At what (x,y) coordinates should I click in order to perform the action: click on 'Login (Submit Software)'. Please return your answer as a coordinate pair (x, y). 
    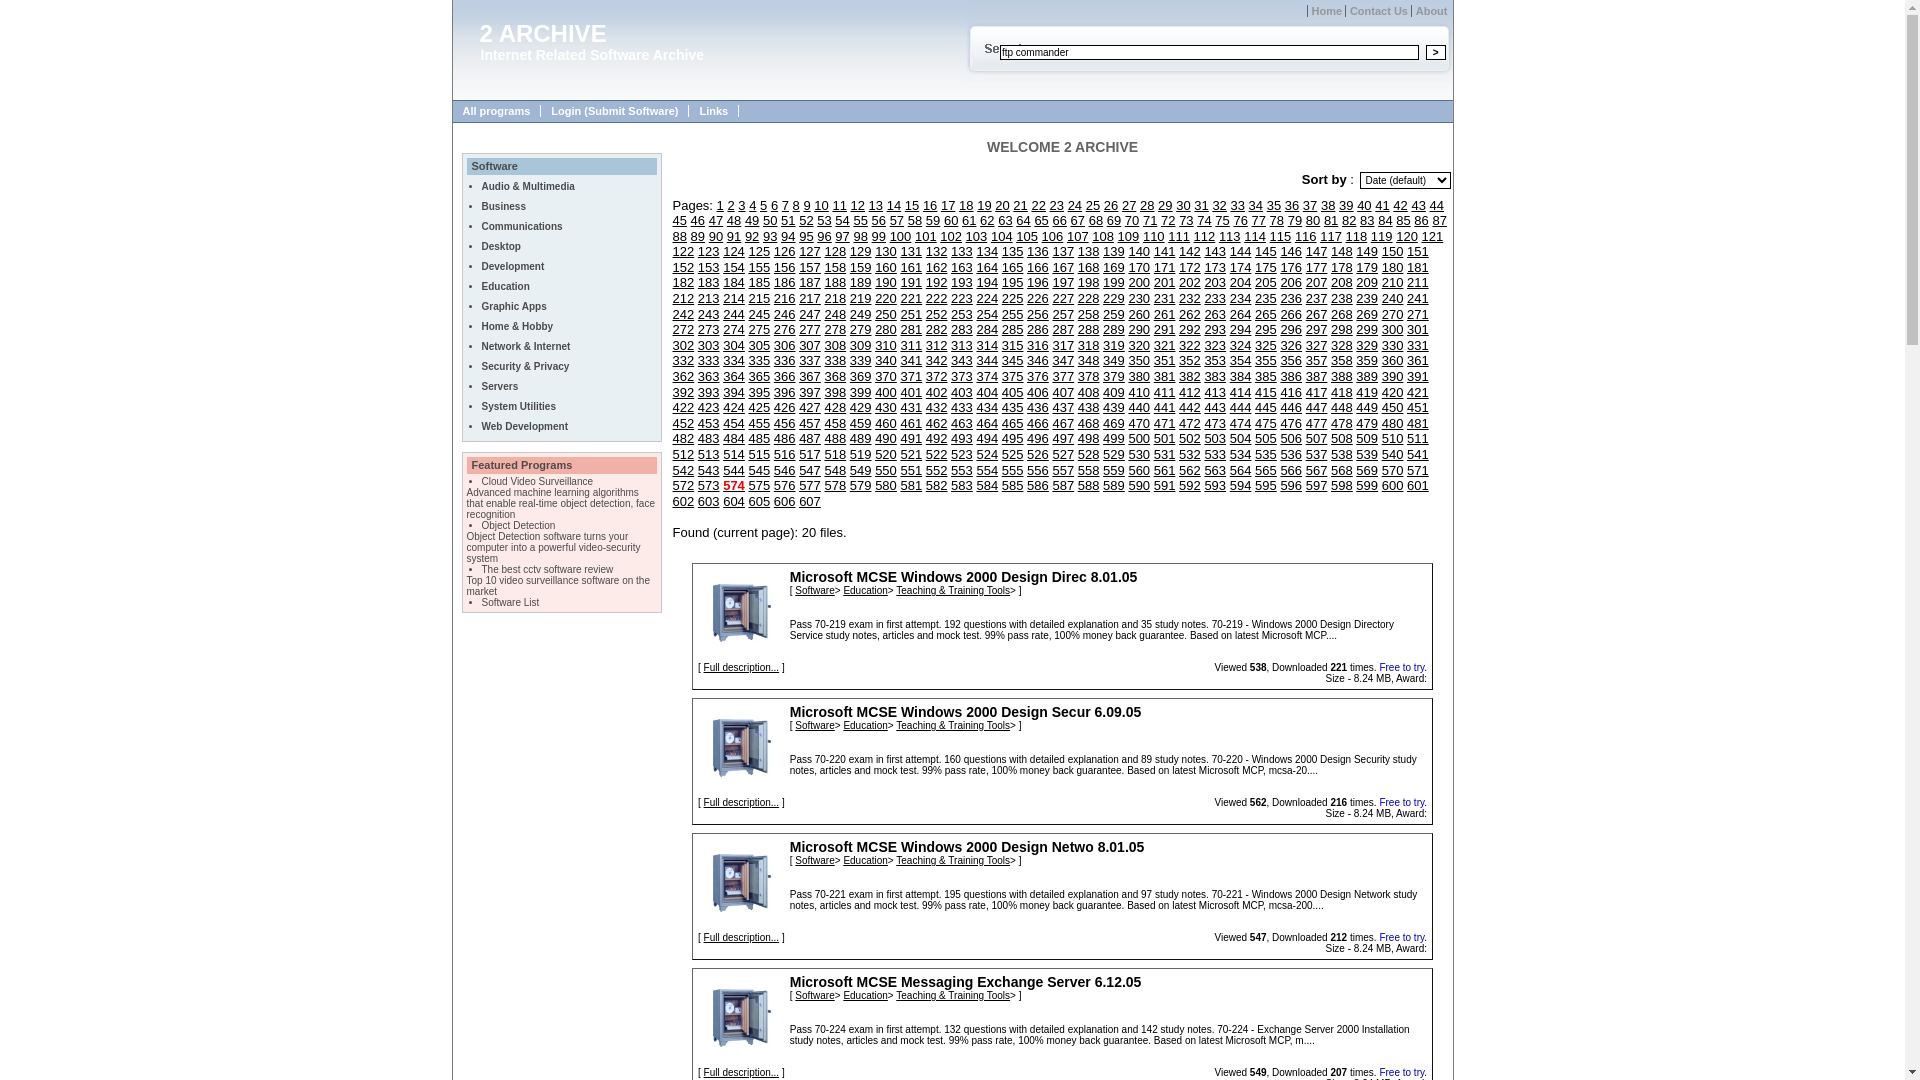
    Looking at the image, I should click on (541, 111).